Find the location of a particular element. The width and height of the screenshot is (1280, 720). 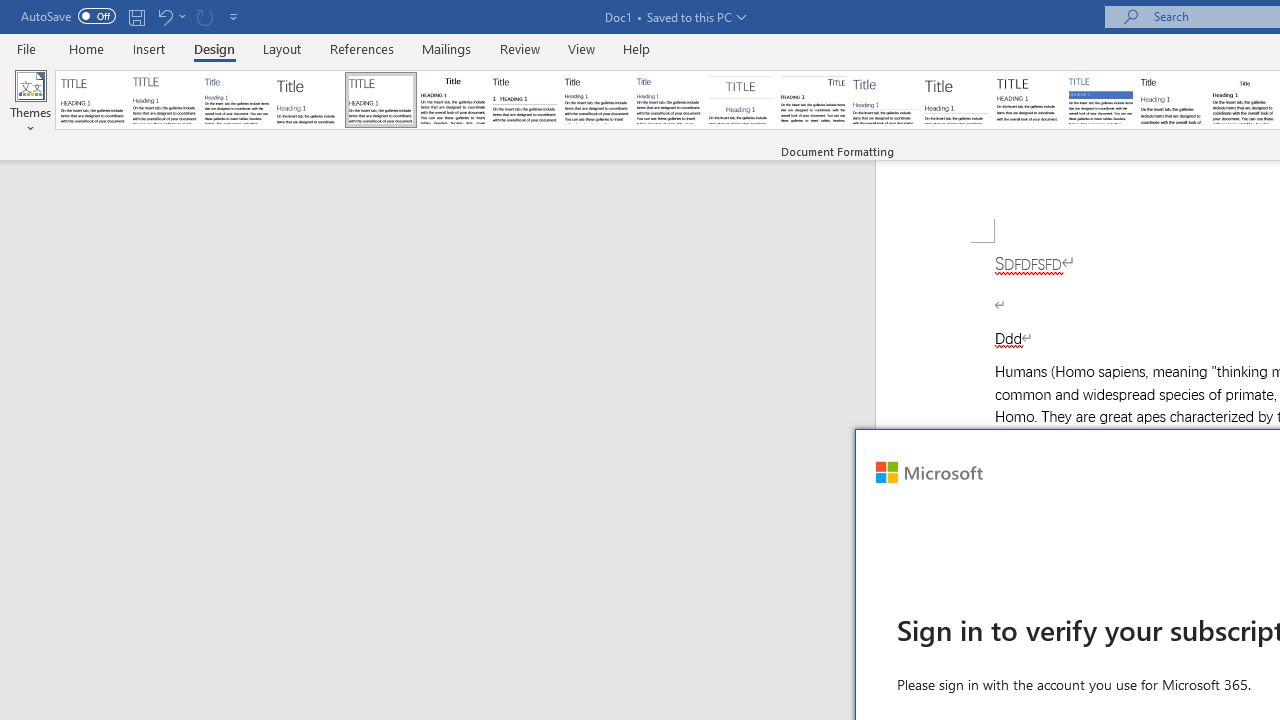

'Themes' is located at coordinates (30, 103).